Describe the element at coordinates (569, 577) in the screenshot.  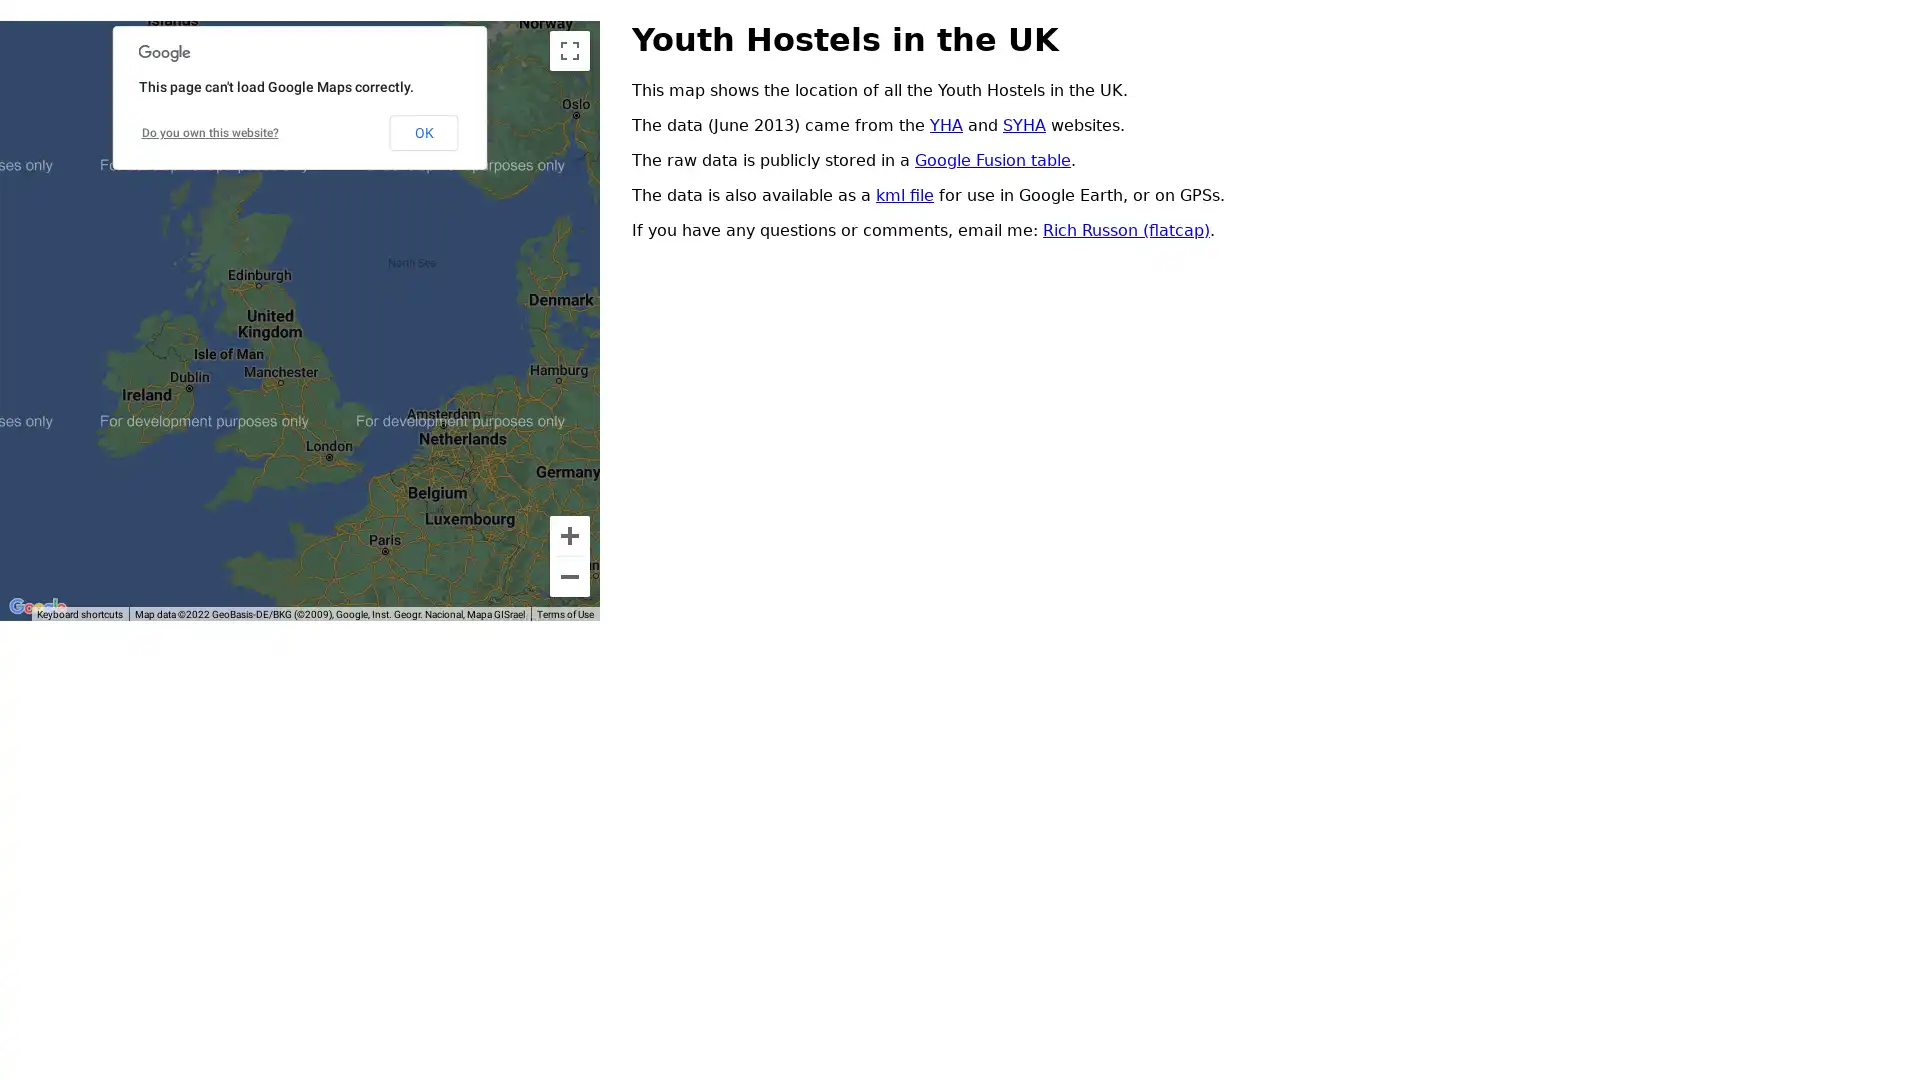
I see `Zoom out` at that location.